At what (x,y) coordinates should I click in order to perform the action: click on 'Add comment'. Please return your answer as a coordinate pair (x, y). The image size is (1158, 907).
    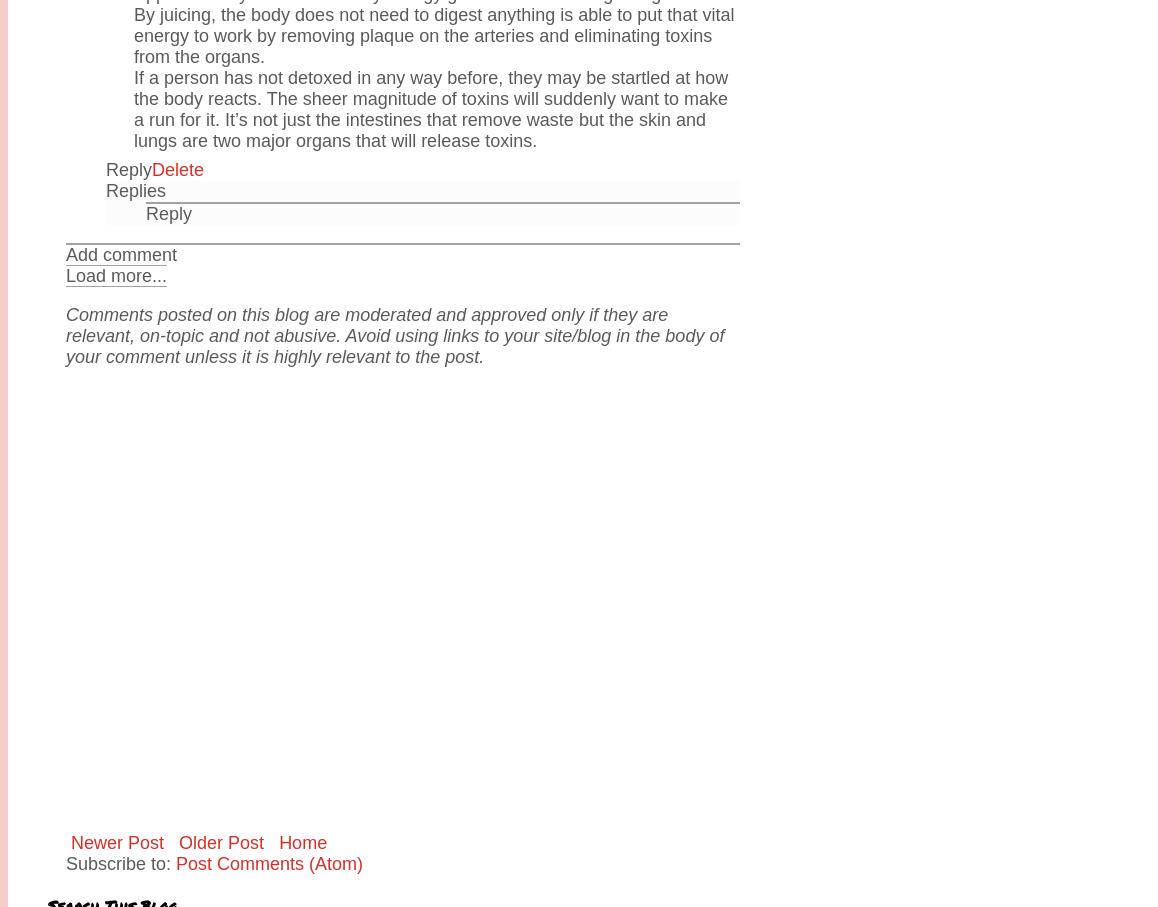
    Looking at the image, I should click on (120, 252).